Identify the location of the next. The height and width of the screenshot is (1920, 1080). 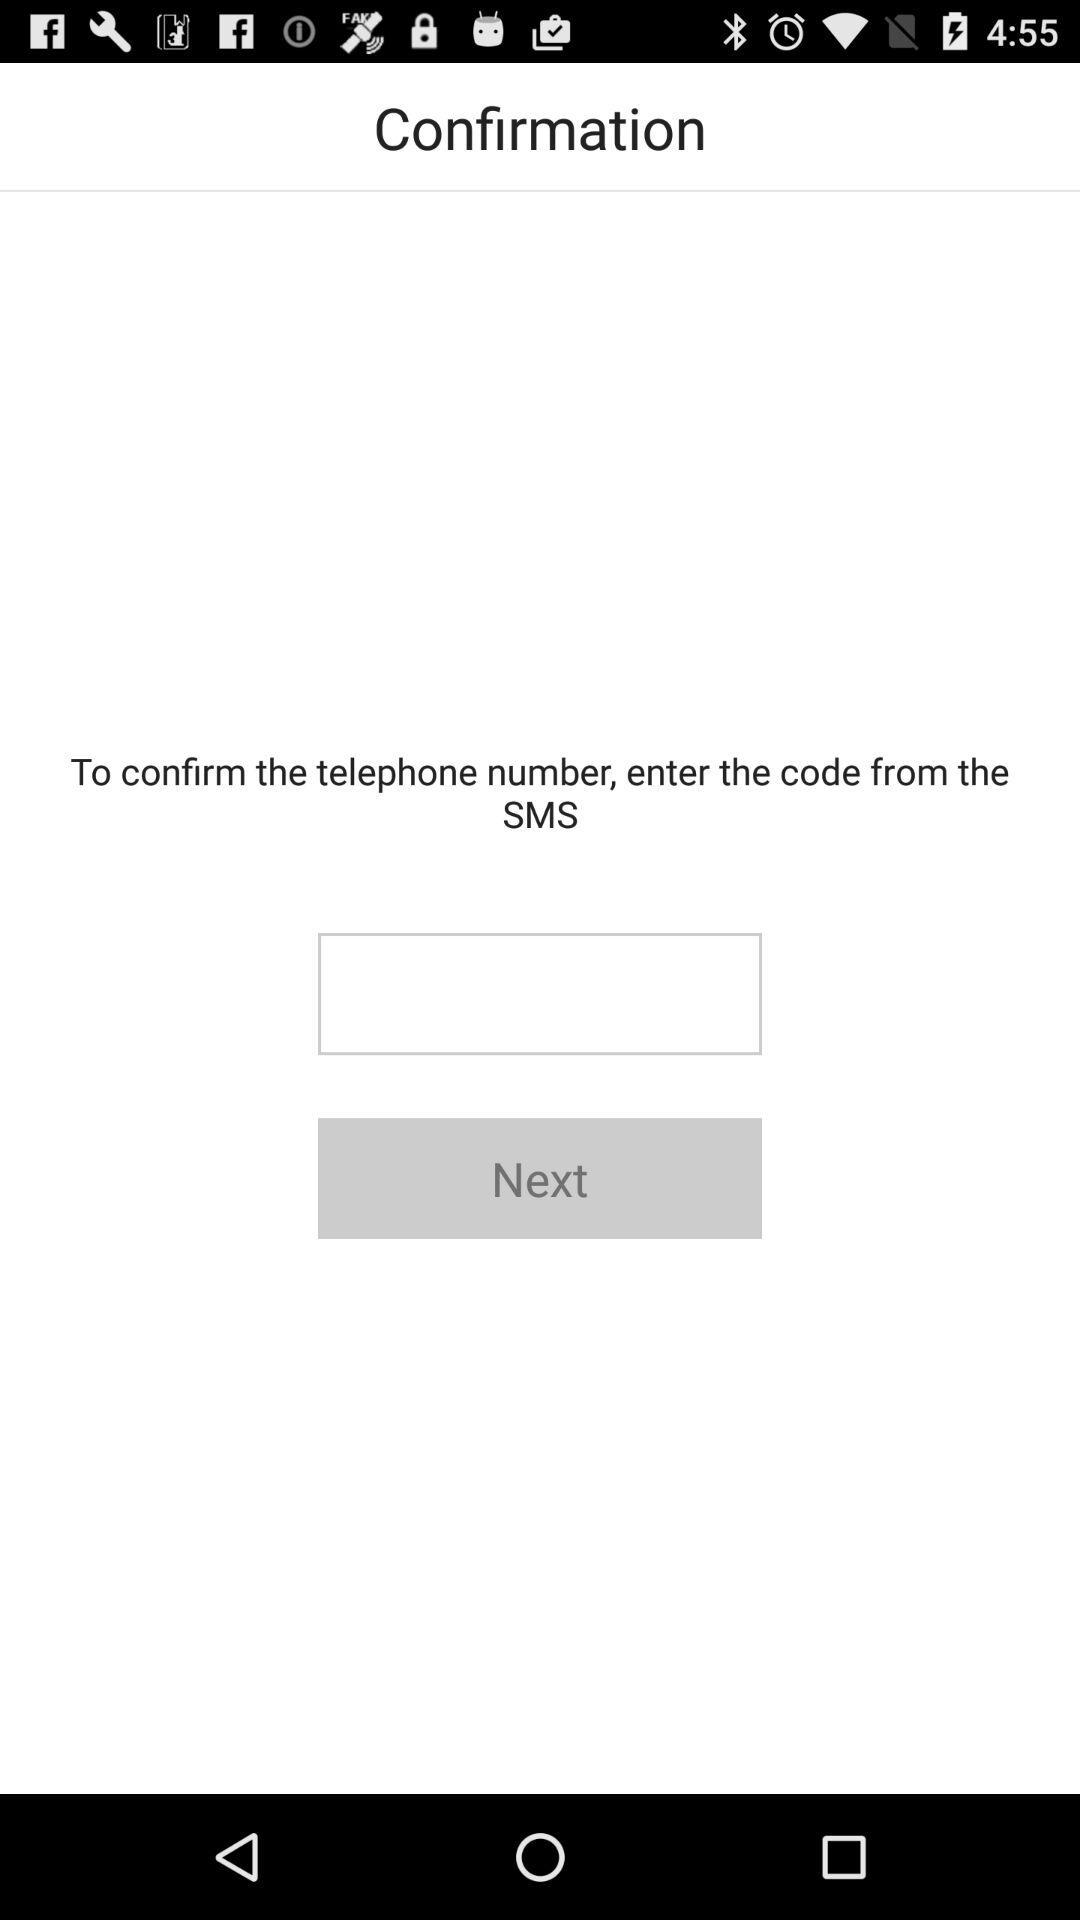
(540, 1178).